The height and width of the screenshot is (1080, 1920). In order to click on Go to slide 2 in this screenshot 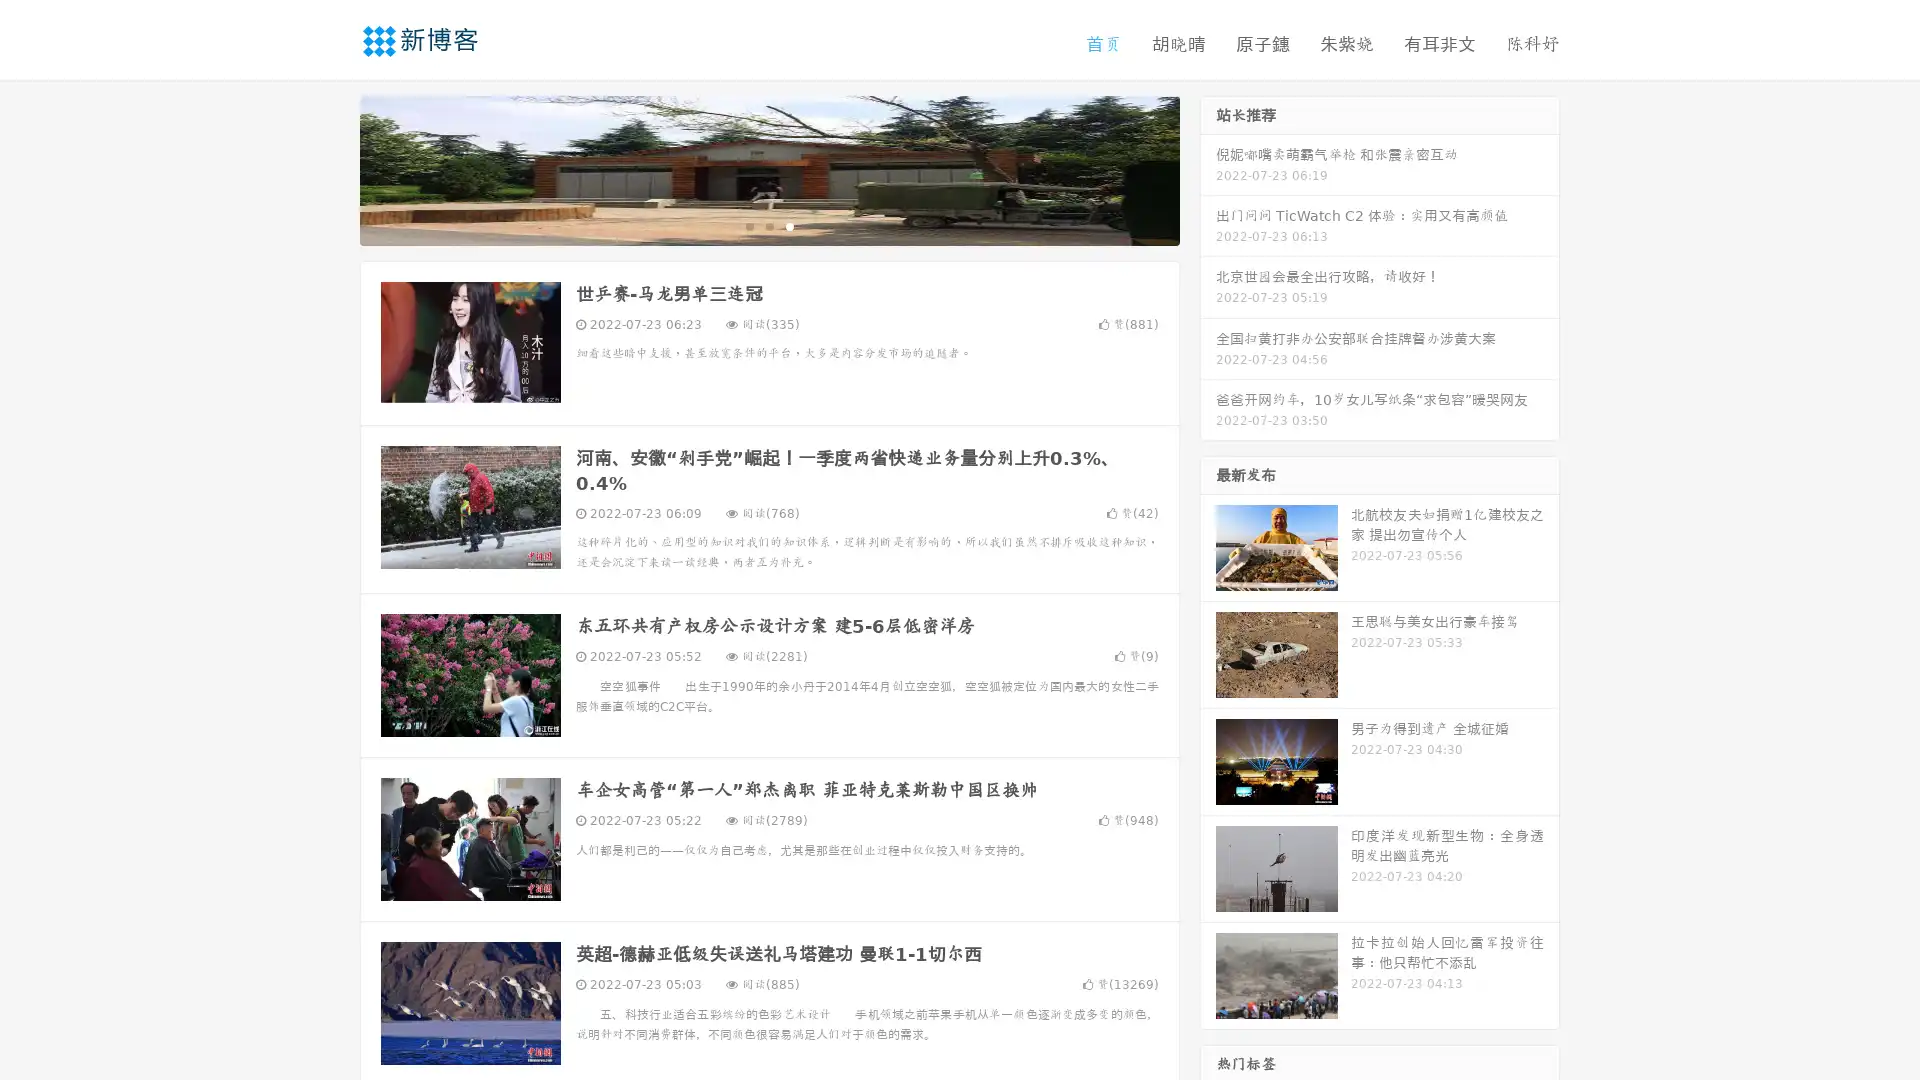, I will do `click(768, 225)`.